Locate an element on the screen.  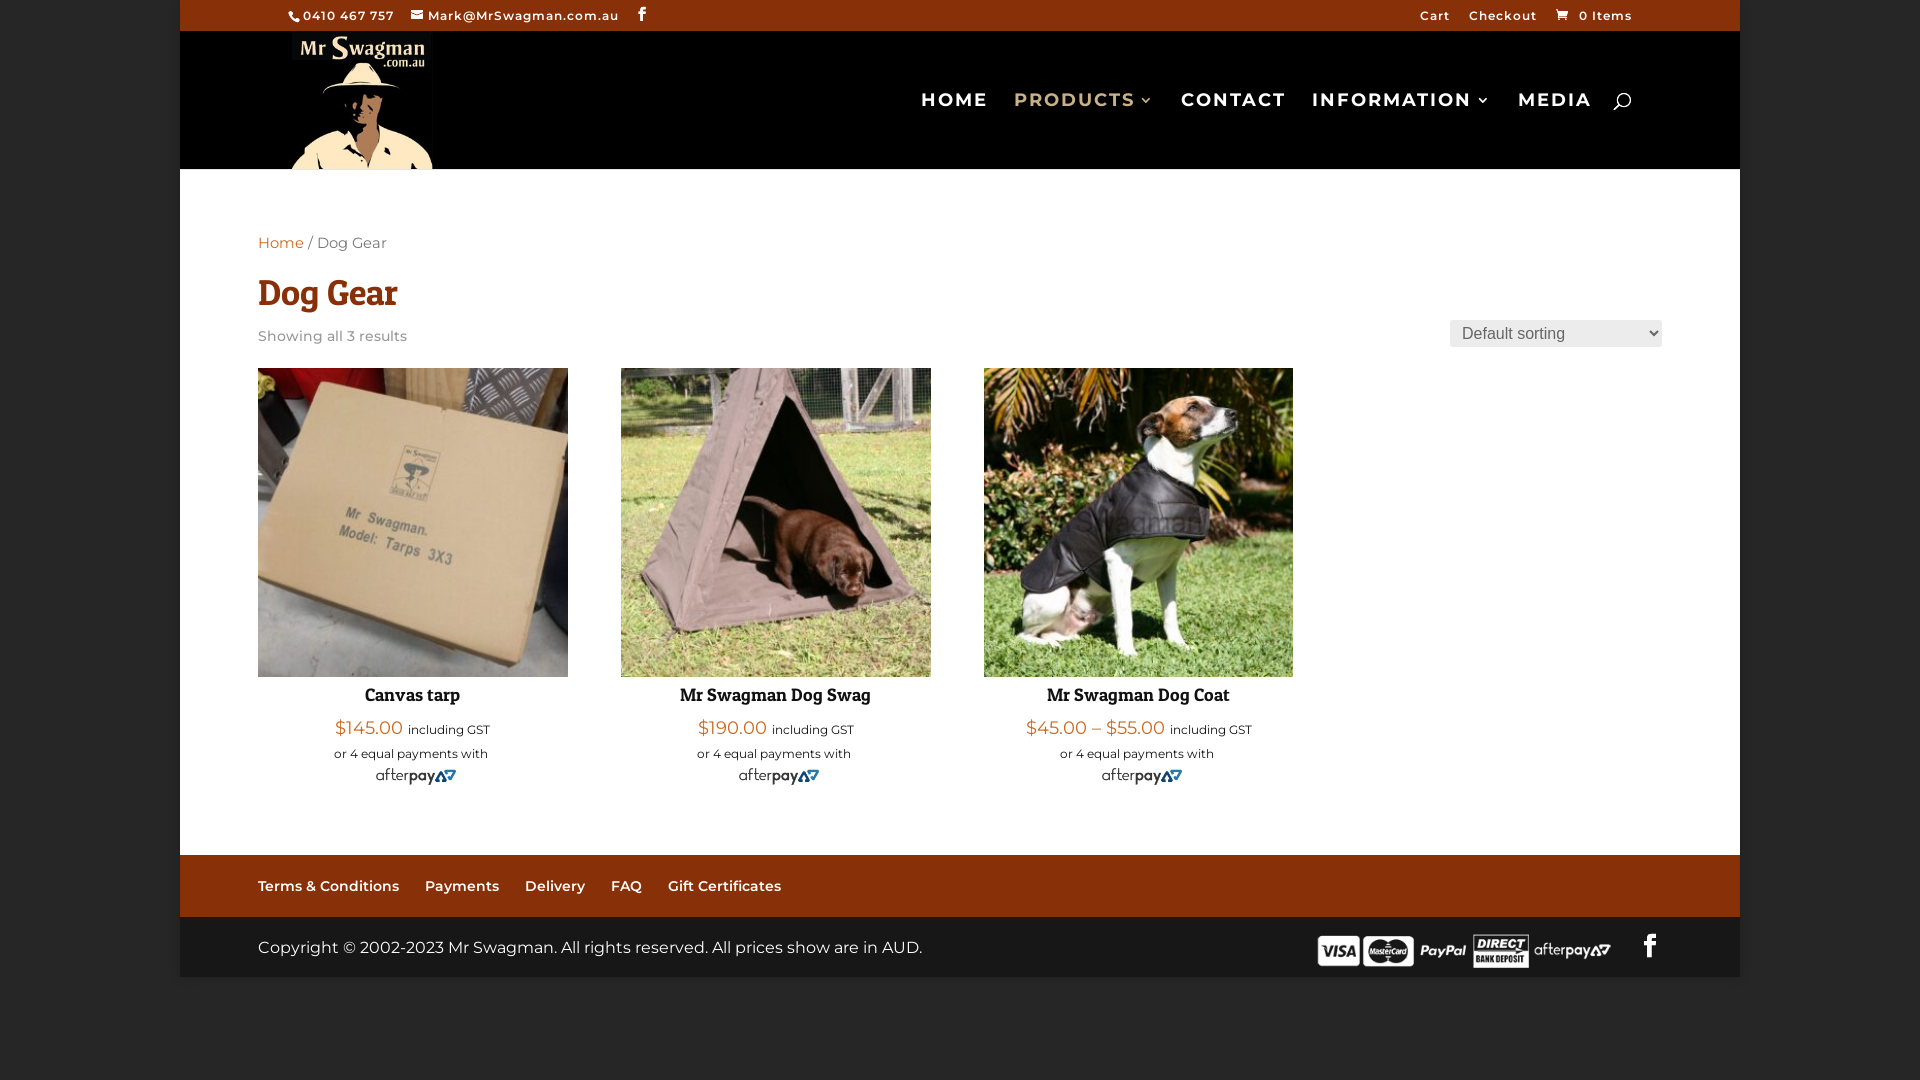
'Cart' is located at coordinates (1434, 20).